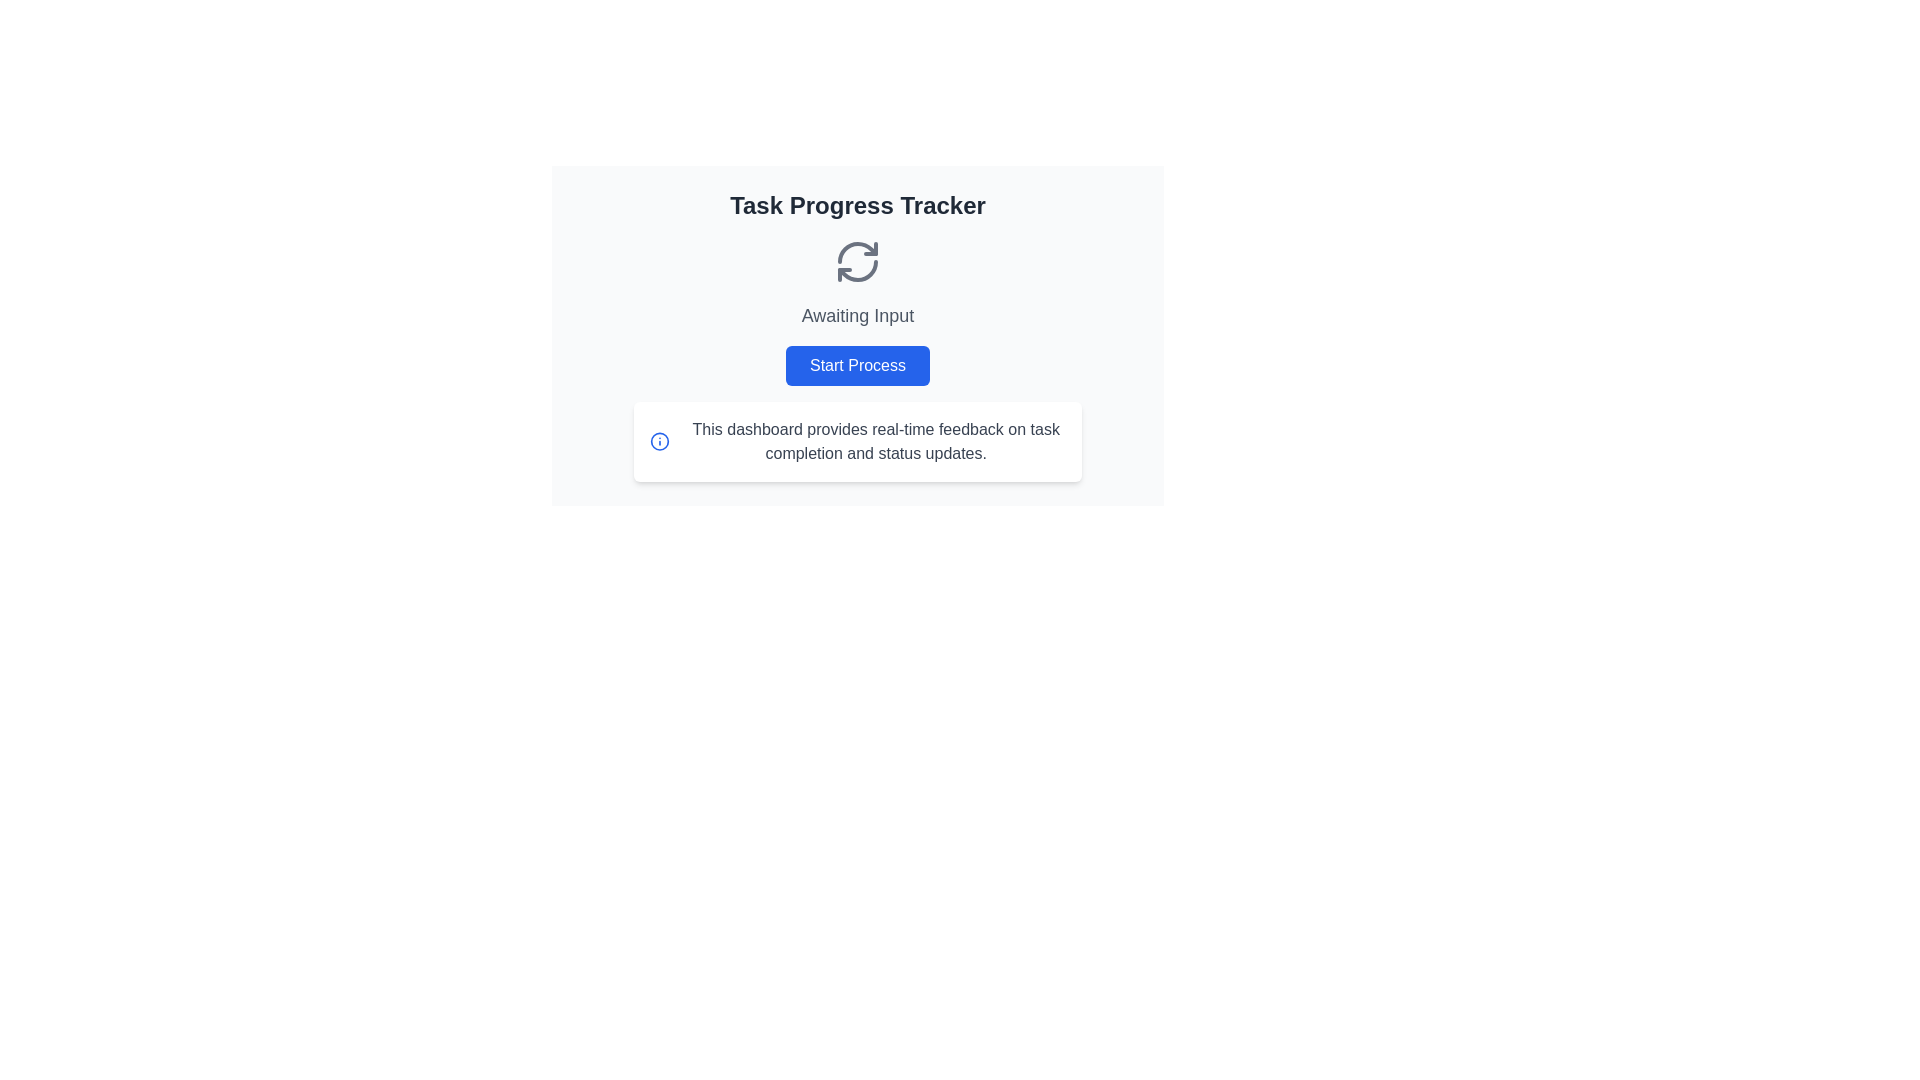  What do you see at coordinates (858, 315) in the screenshot?
I see `the text label that says 'Awaiting Input', which is displayed in a medium-large font size with a medium-gray color, located below the 'Task Progress Tracker' header and above the 'Start Process' button` at bounding box center [858, 315].